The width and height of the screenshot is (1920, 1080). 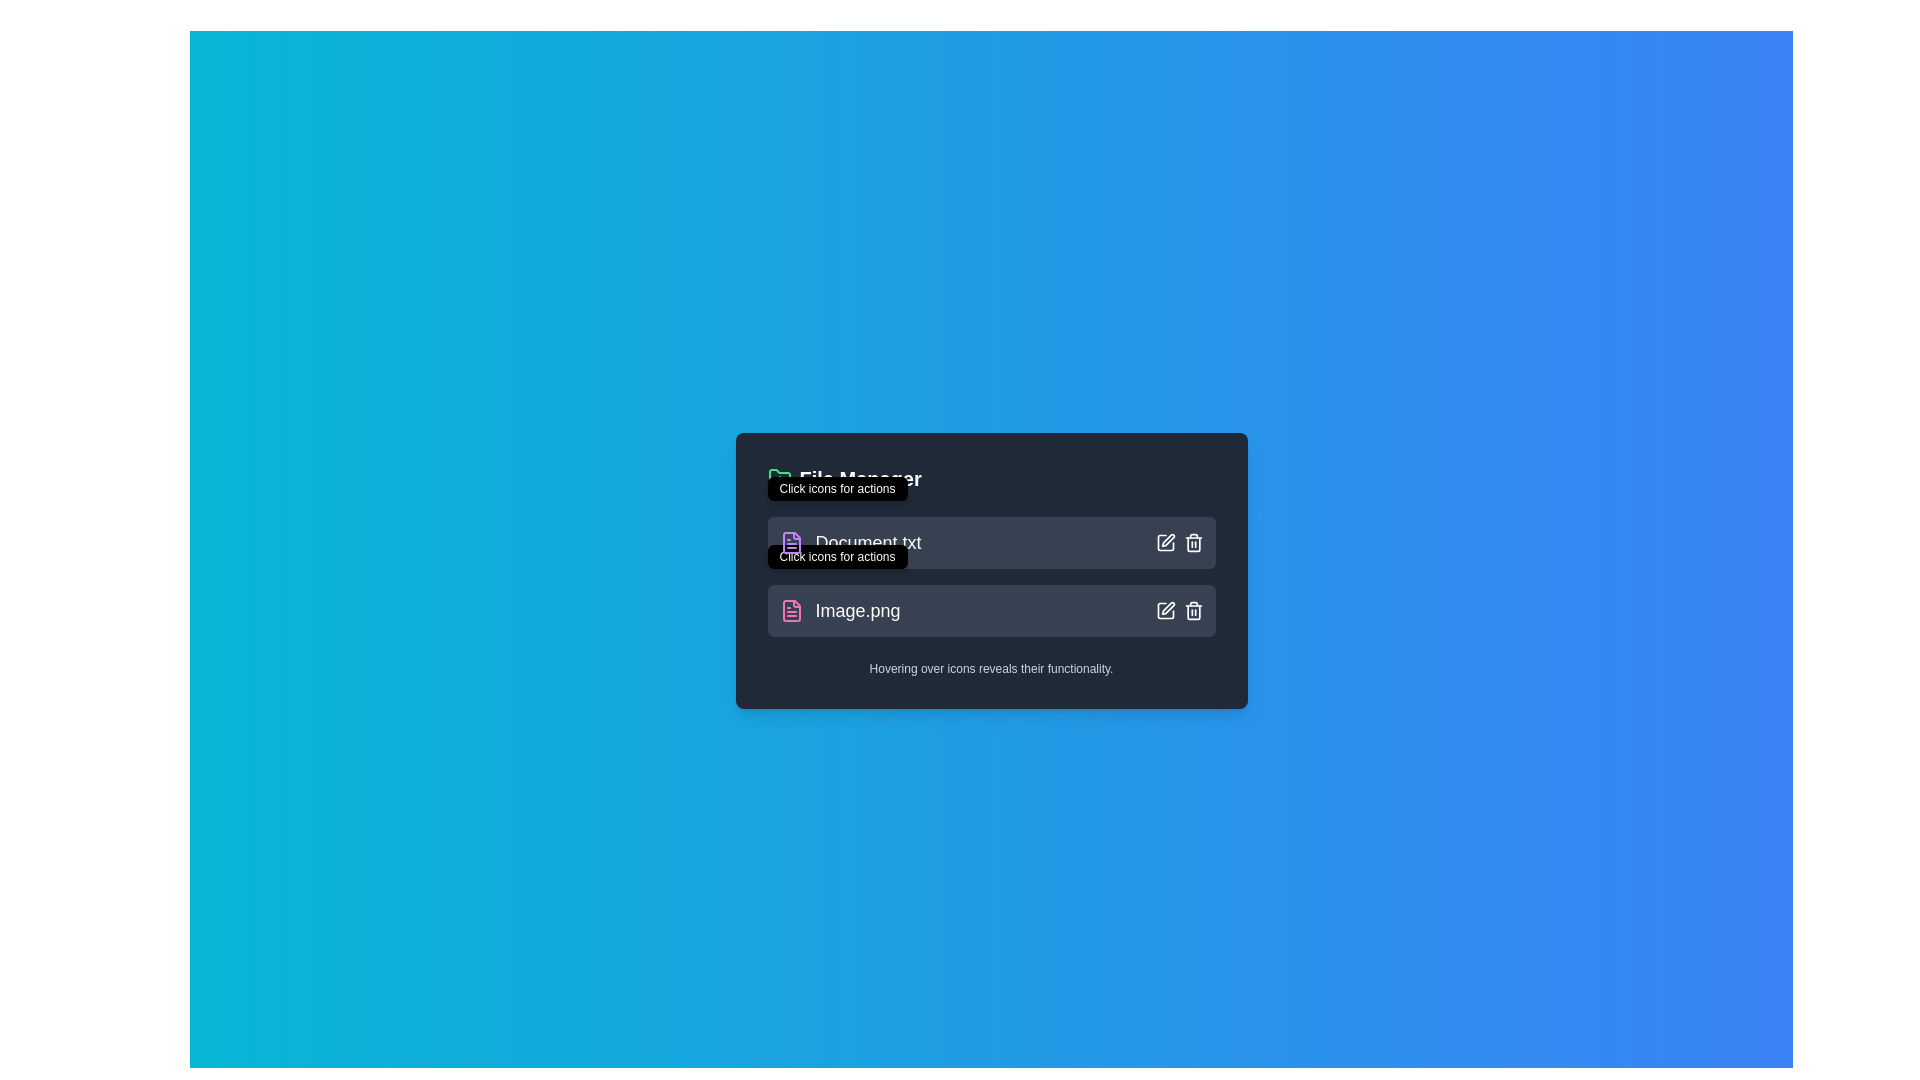 What do you see at coordinates (790, 609) in the screenshot?
I see `the file icon representing 'Image.png'` at bounding box center [790, 609].